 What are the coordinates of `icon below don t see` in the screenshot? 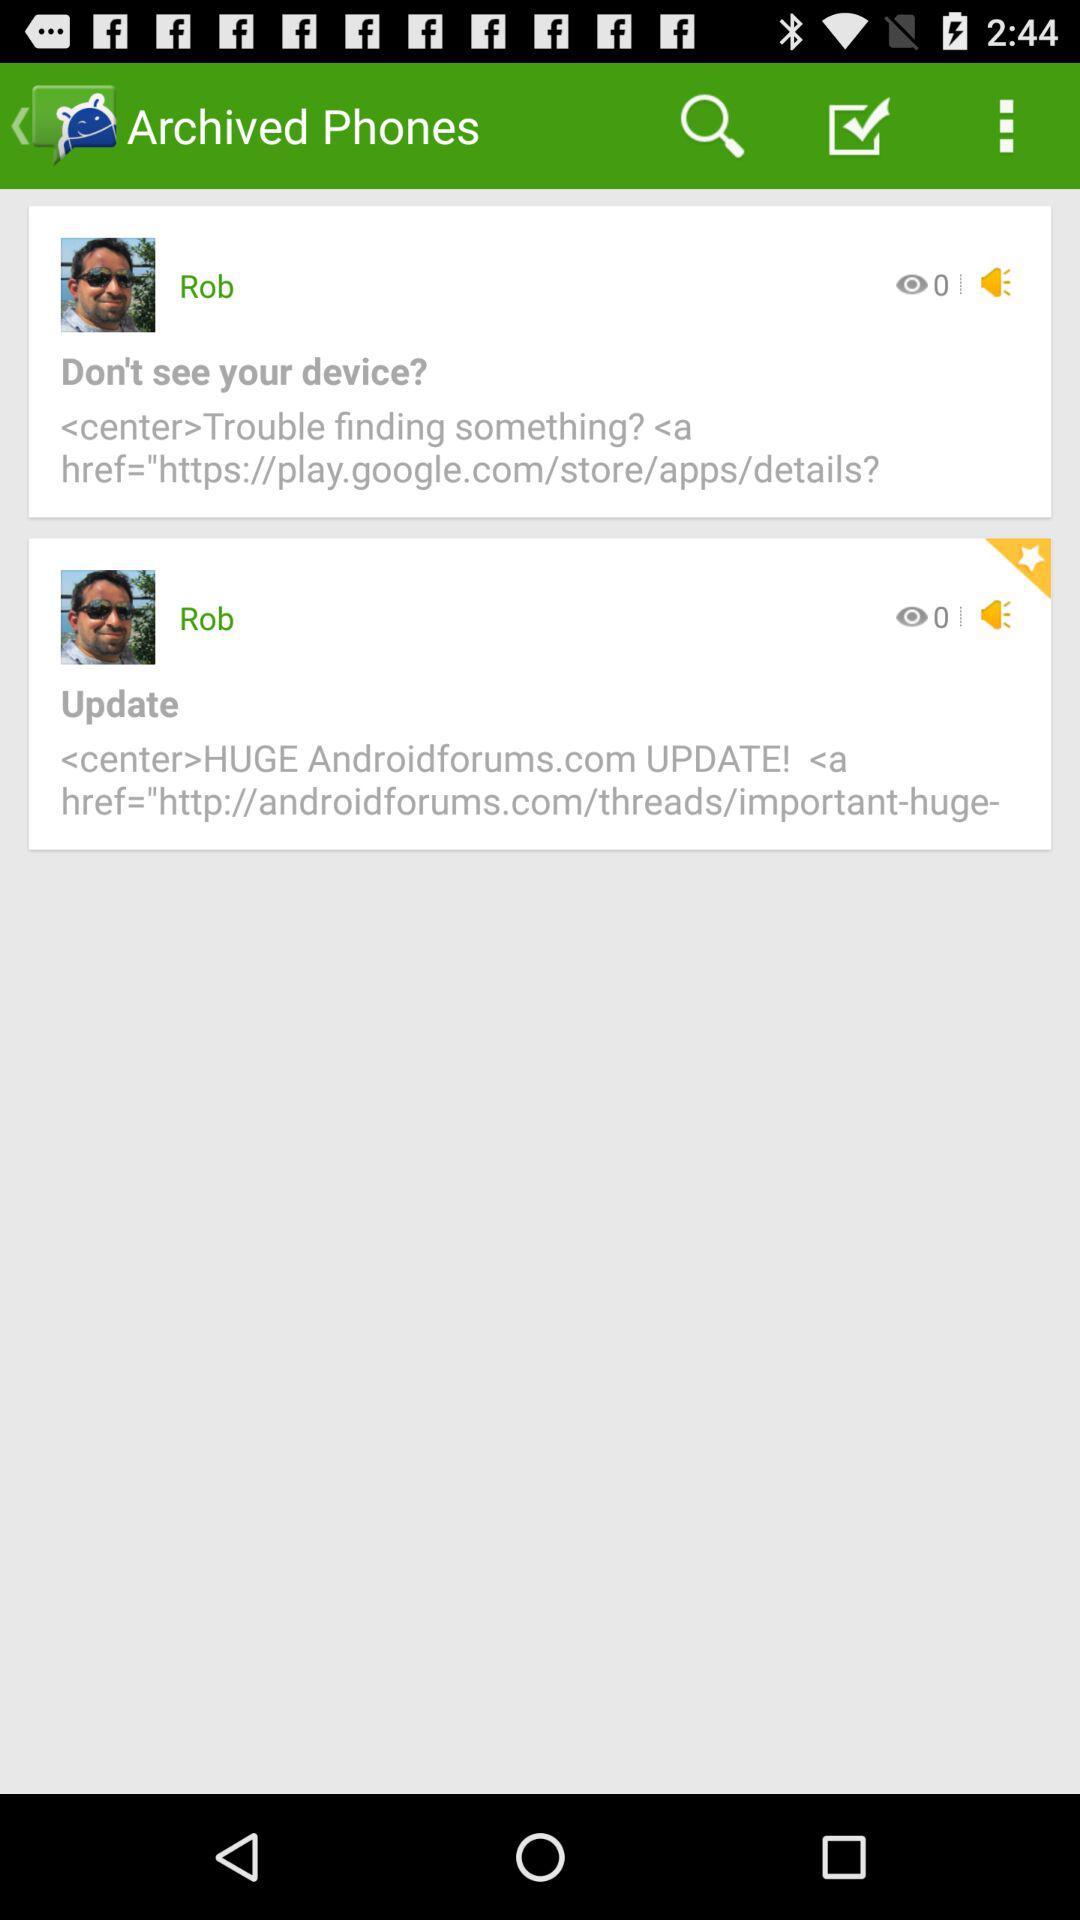 It's located at (540, 458).